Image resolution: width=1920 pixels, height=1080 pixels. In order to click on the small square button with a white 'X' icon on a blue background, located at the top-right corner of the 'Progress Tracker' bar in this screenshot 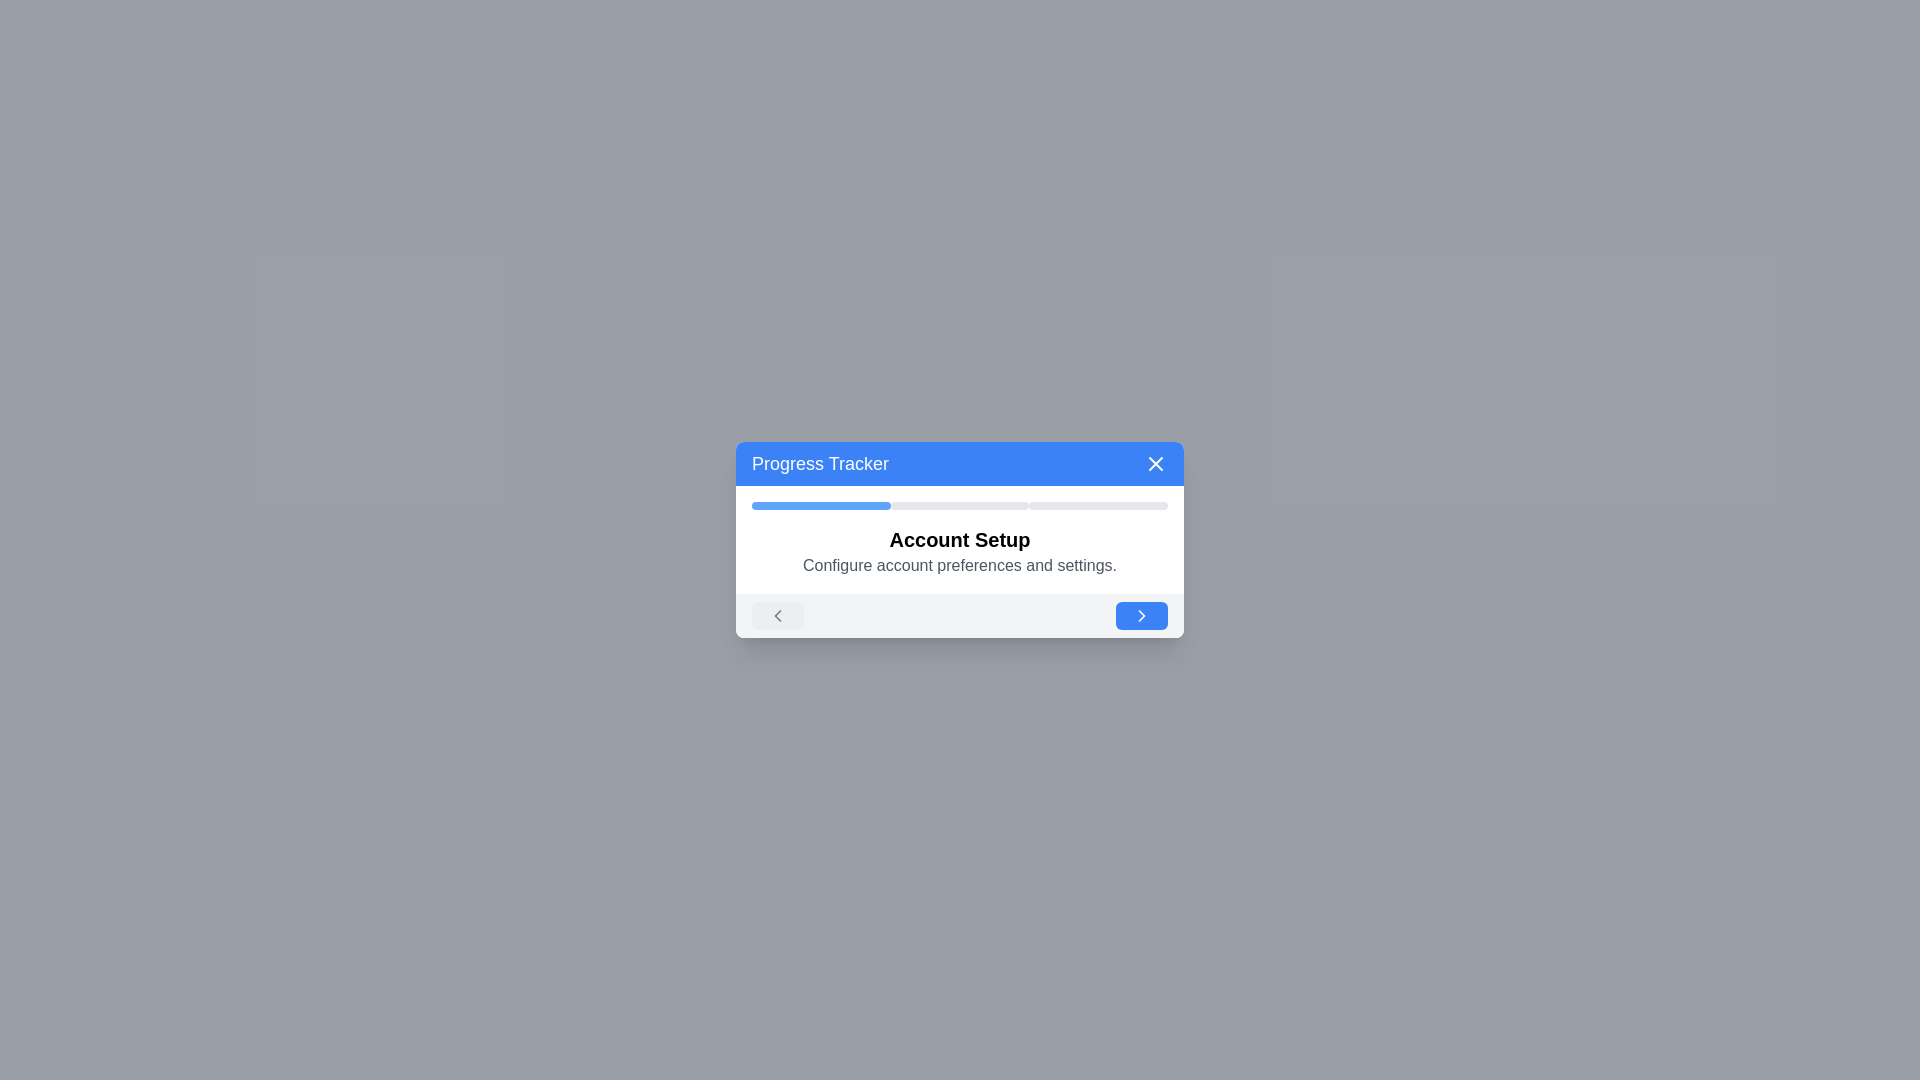, I will do `click(1156, 463)`.